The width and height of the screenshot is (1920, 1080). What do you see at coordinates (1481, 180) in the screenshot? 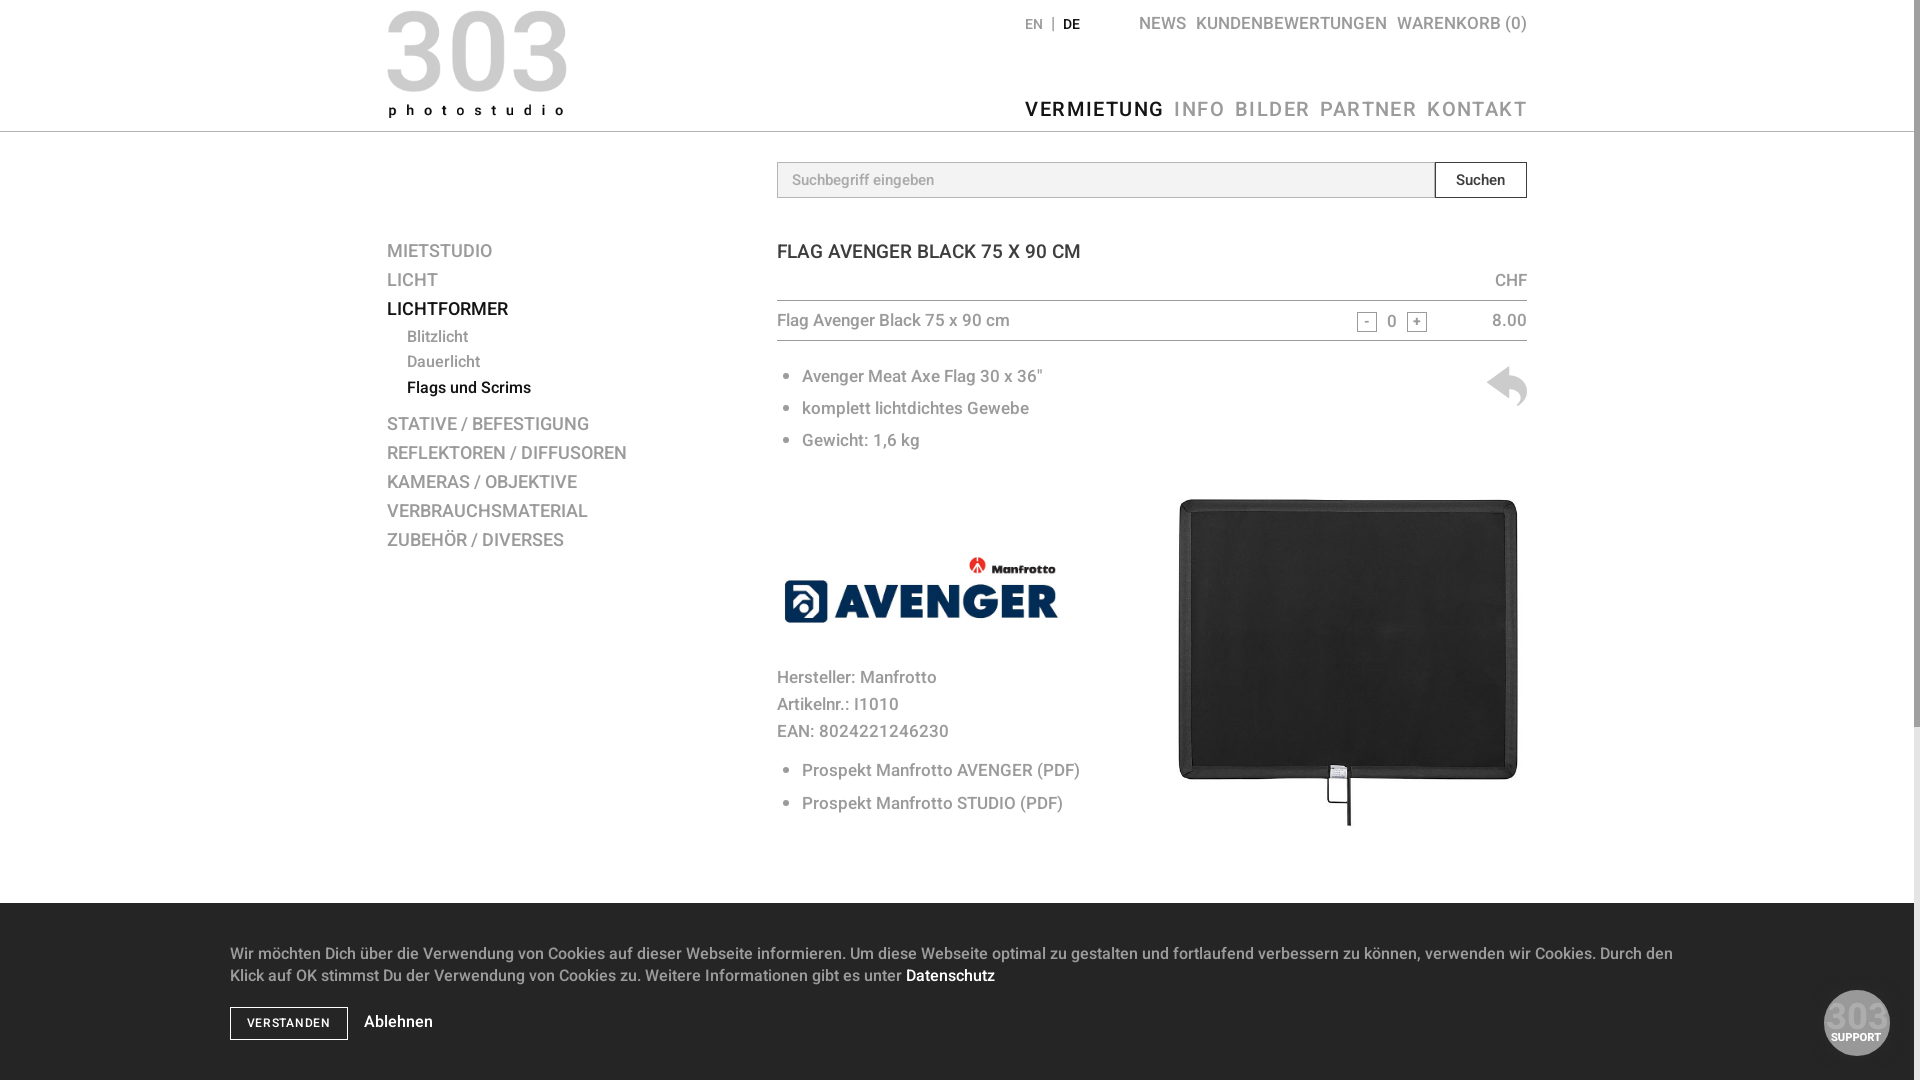
I see `'Suchen'` at bounding box center [1481, 180].